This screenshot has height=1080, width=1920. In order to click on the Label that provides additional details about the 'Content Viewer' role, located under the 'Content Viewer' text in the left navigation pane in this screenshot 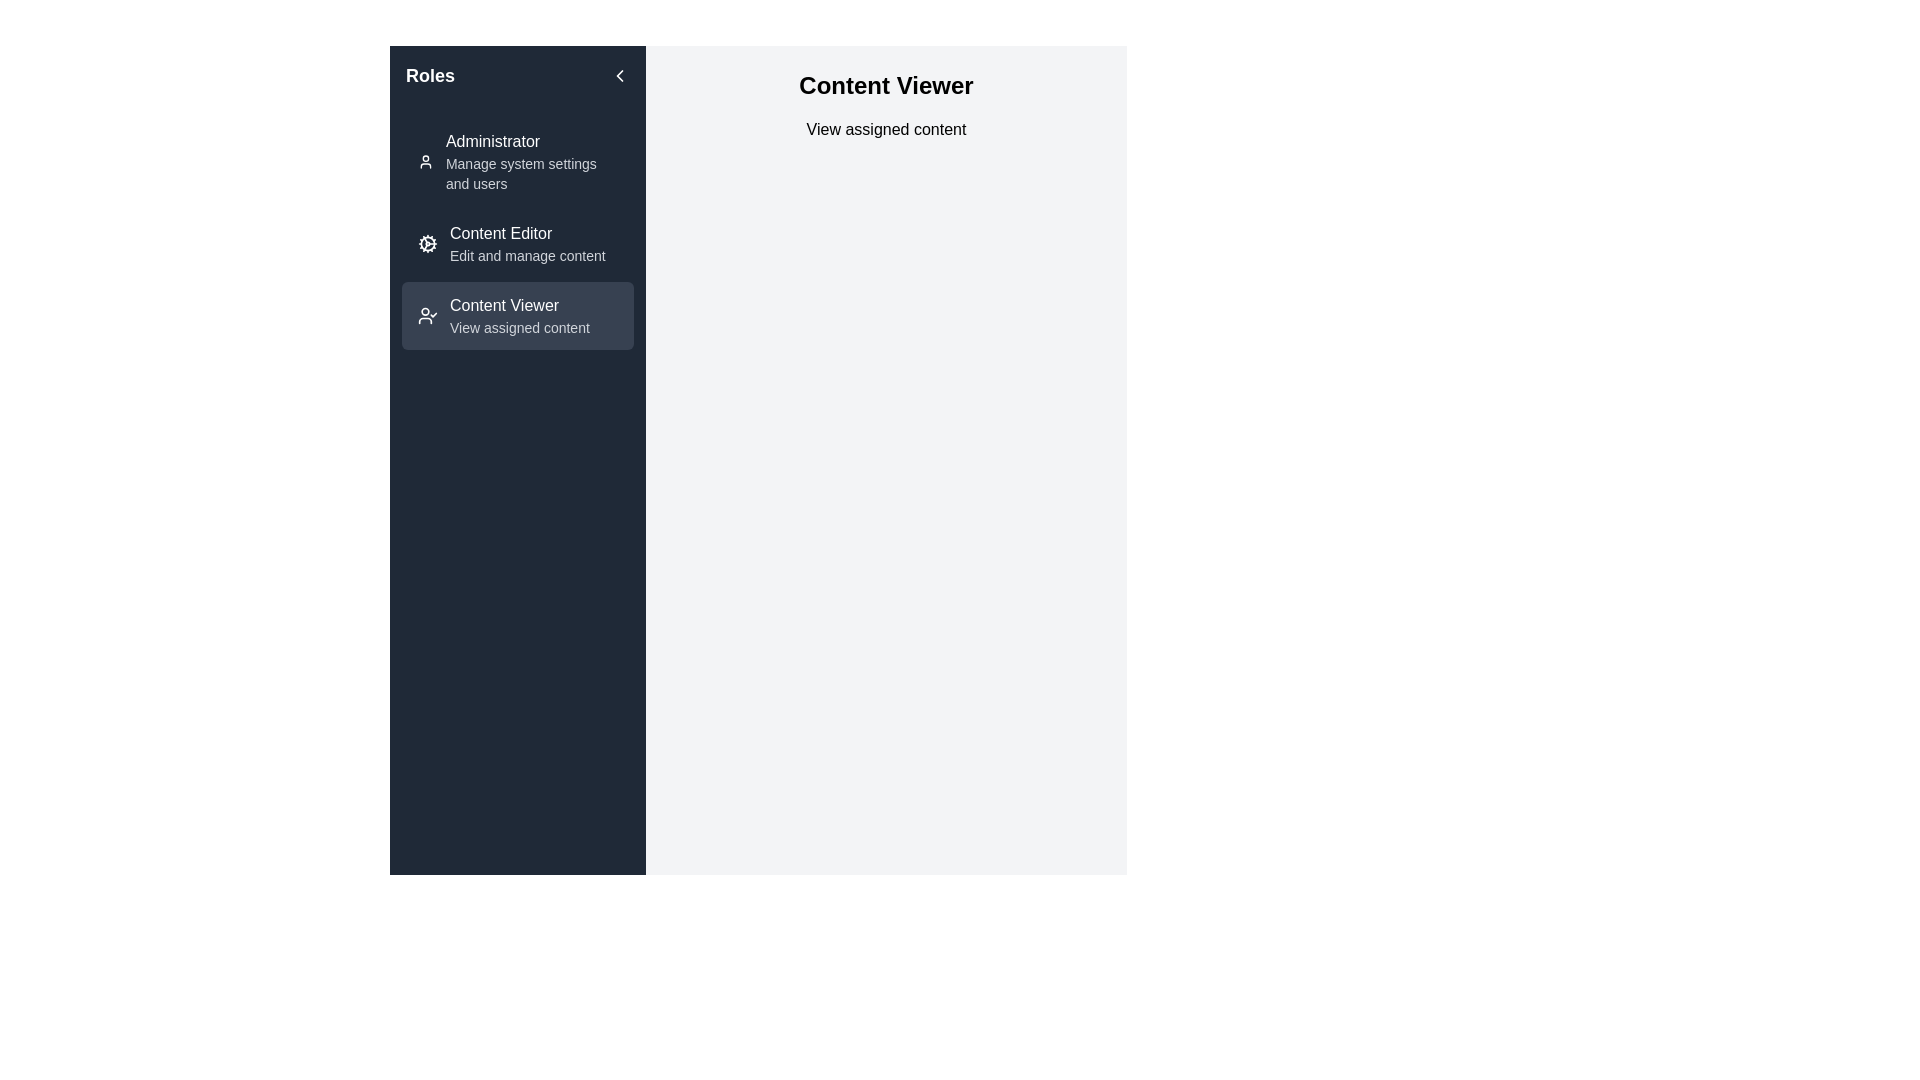, I will do `click(519, 326)`.